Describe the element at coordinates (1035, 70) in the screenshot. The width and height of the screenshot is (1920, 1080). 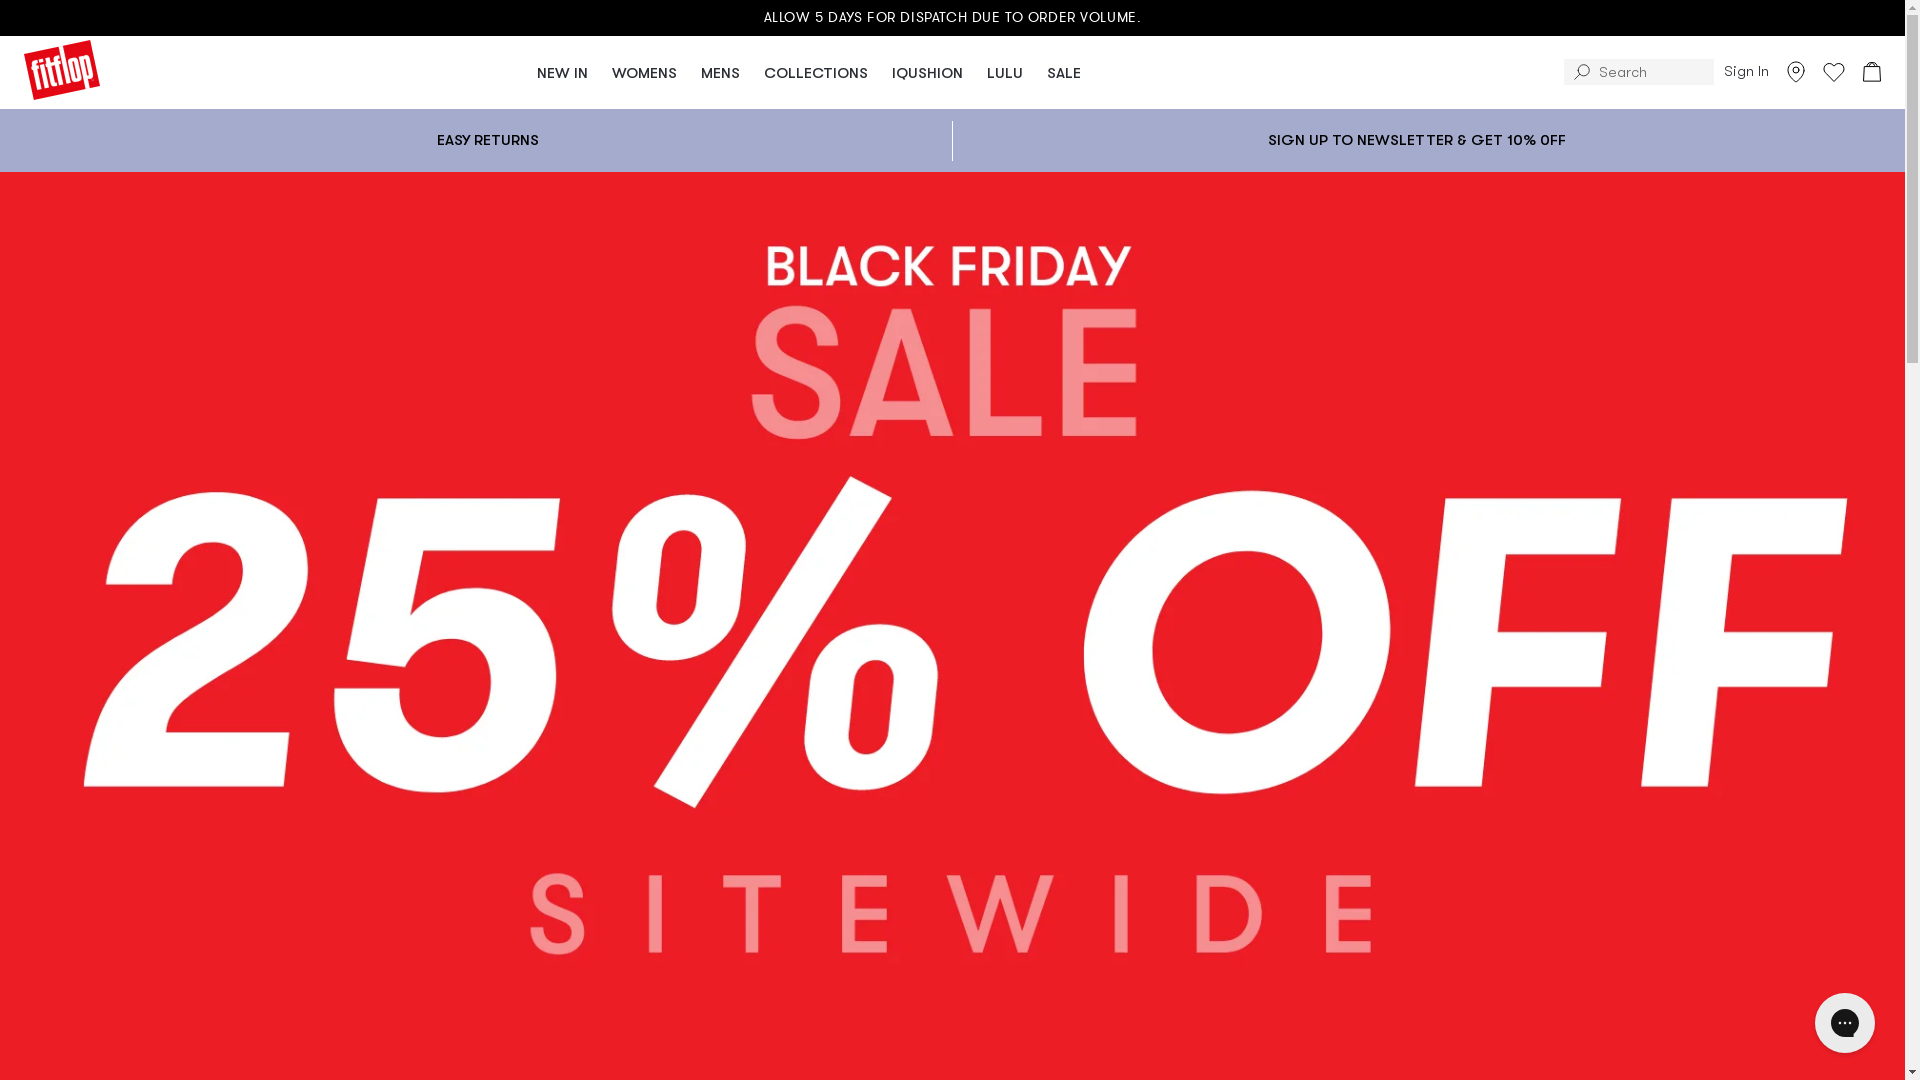
I see `'SALE'` at that location.